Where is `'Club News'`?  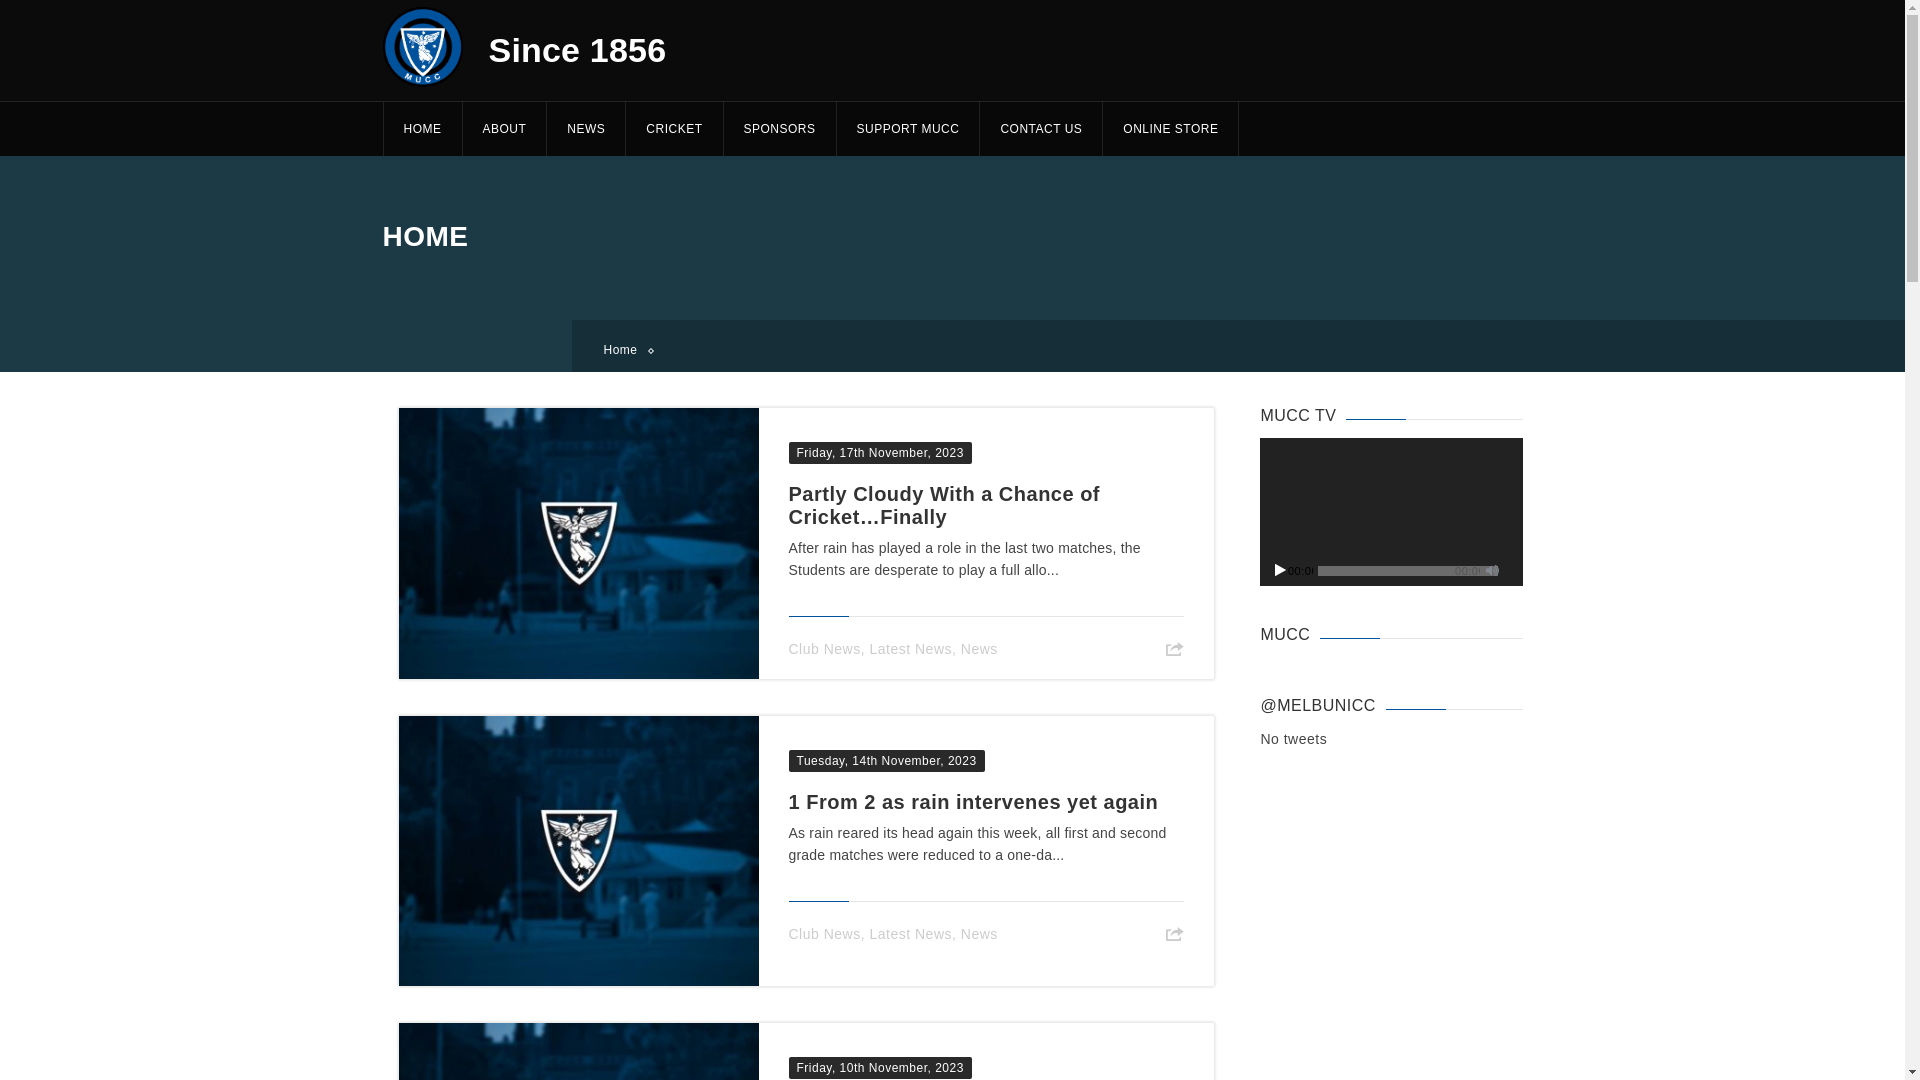 'Club News' is located at coordinates (824, 933).